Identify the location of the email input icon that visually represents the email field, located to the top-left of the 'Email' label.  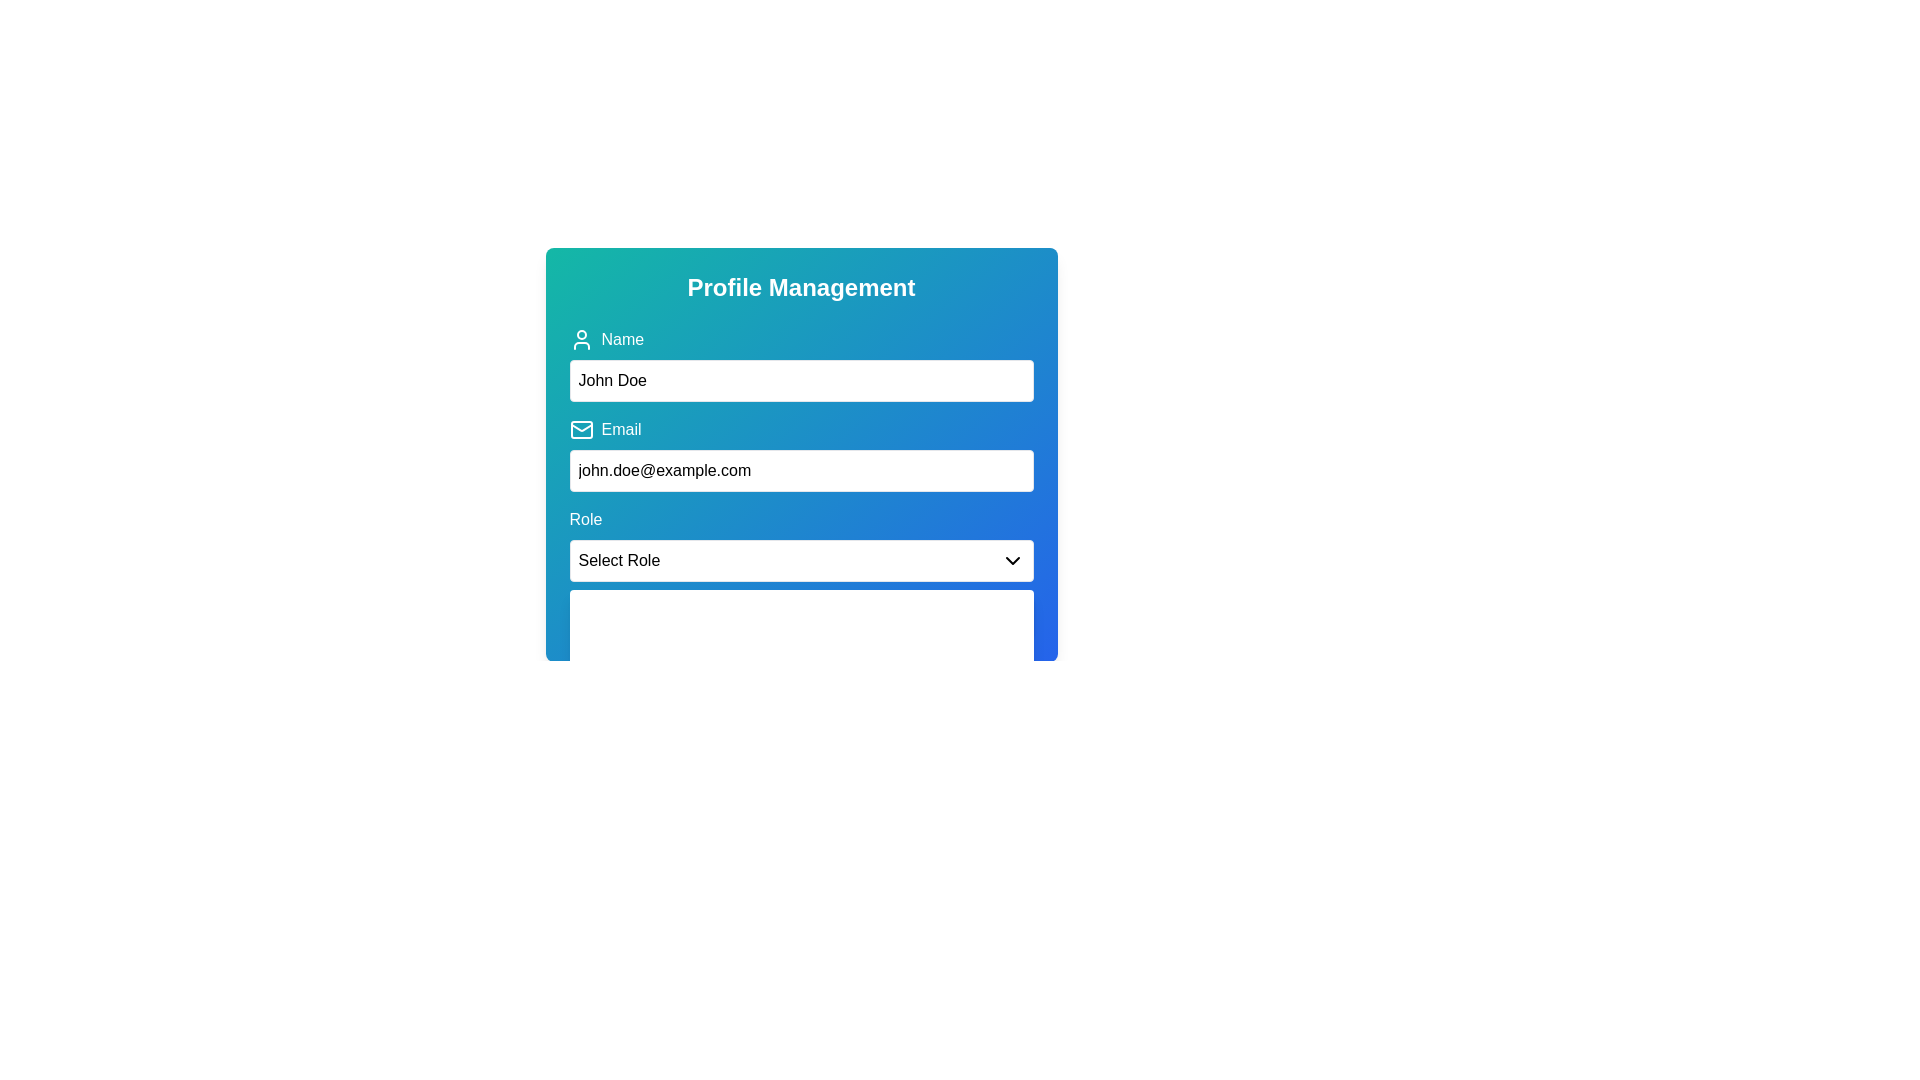
(580, 428).